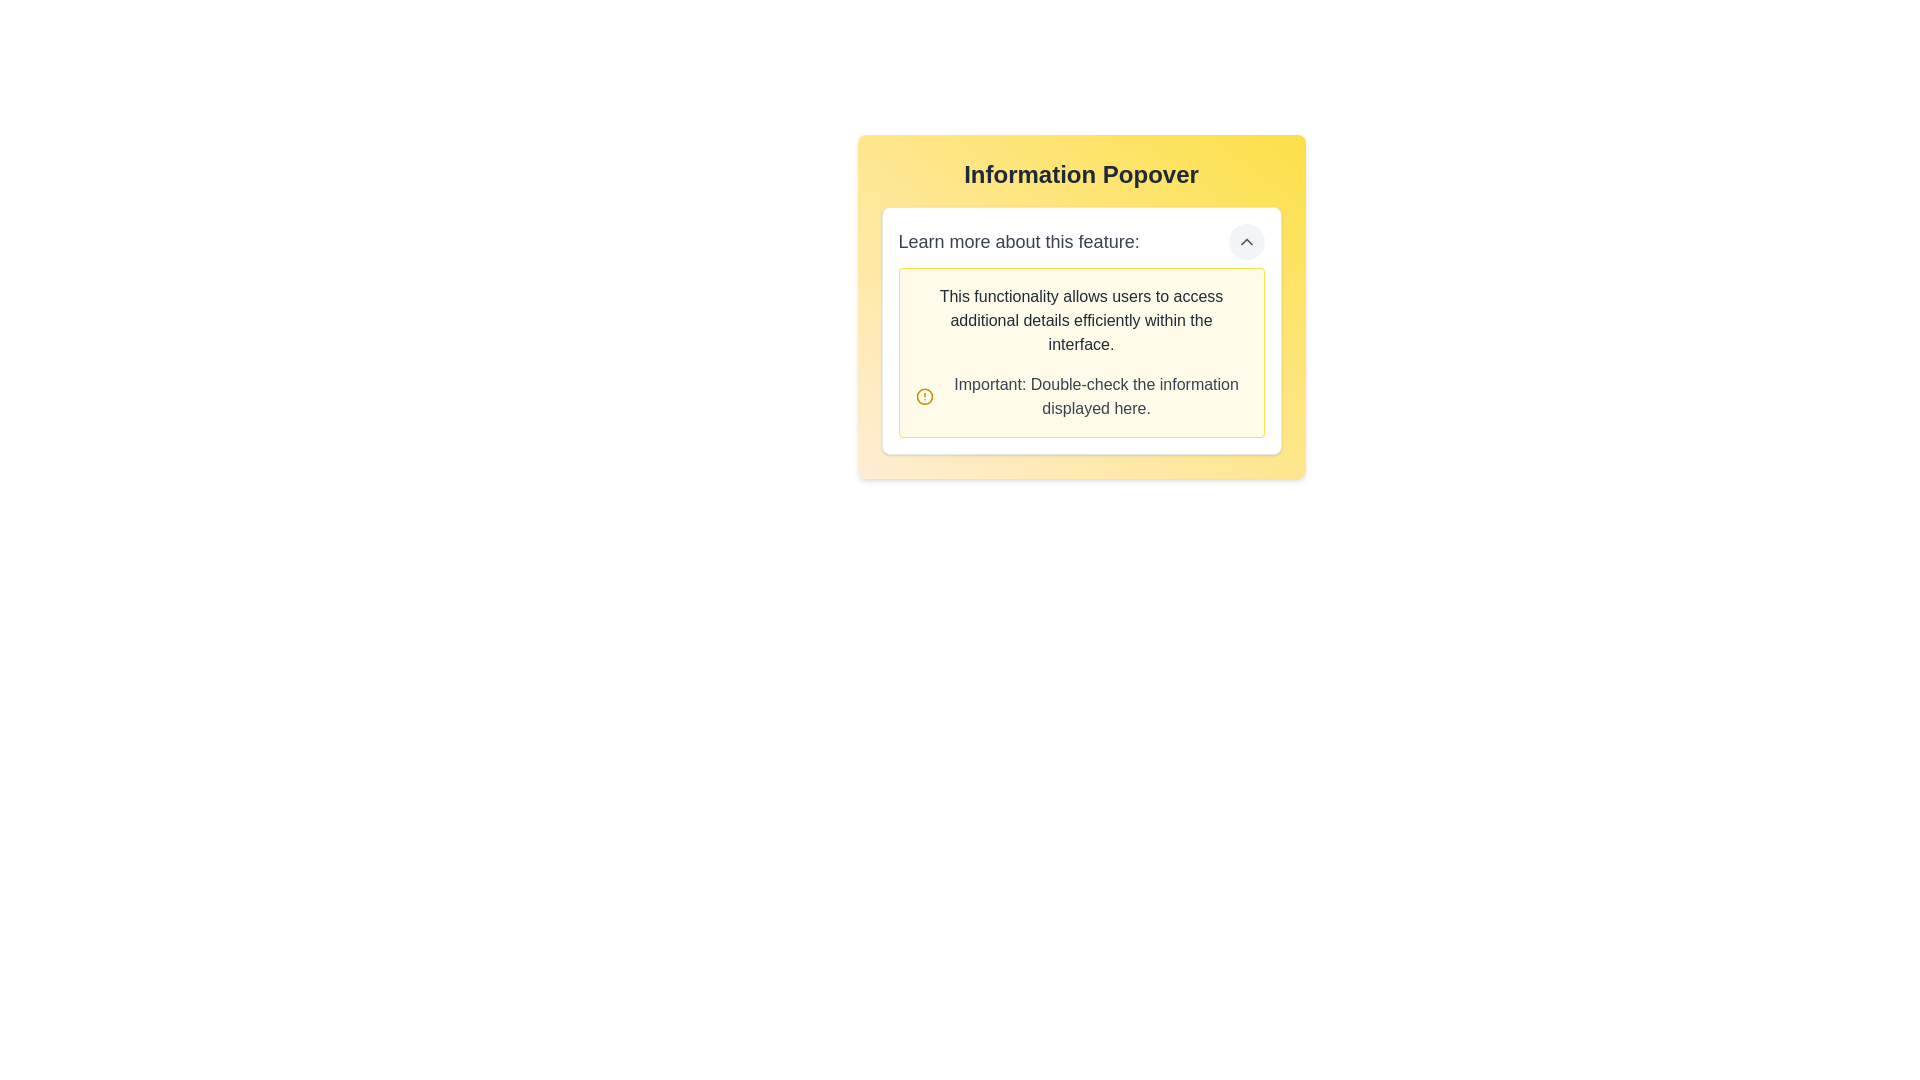  I want to click on the upward-pointing chevron icon button located in the upper-right corner of the popover, so click(1245, 241).